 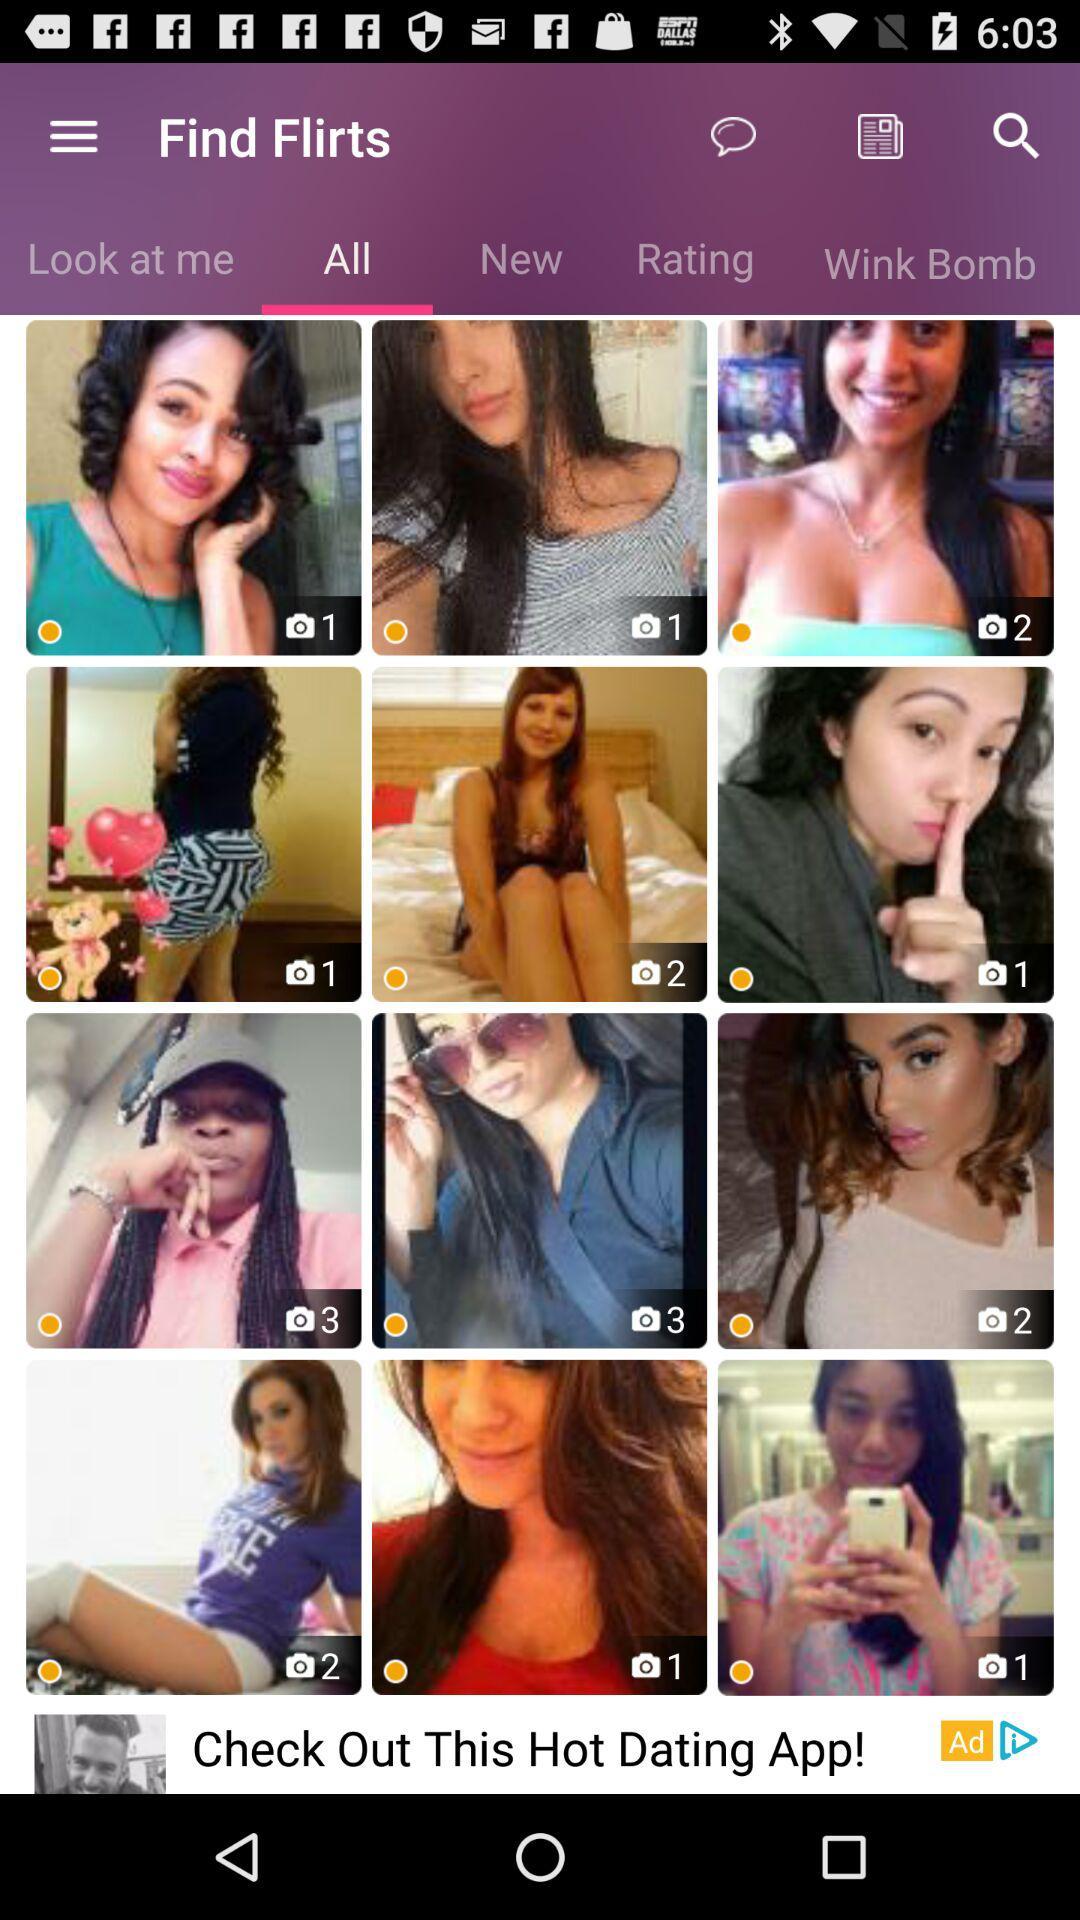 I want to click on look at me, so click(x=130, y=261).